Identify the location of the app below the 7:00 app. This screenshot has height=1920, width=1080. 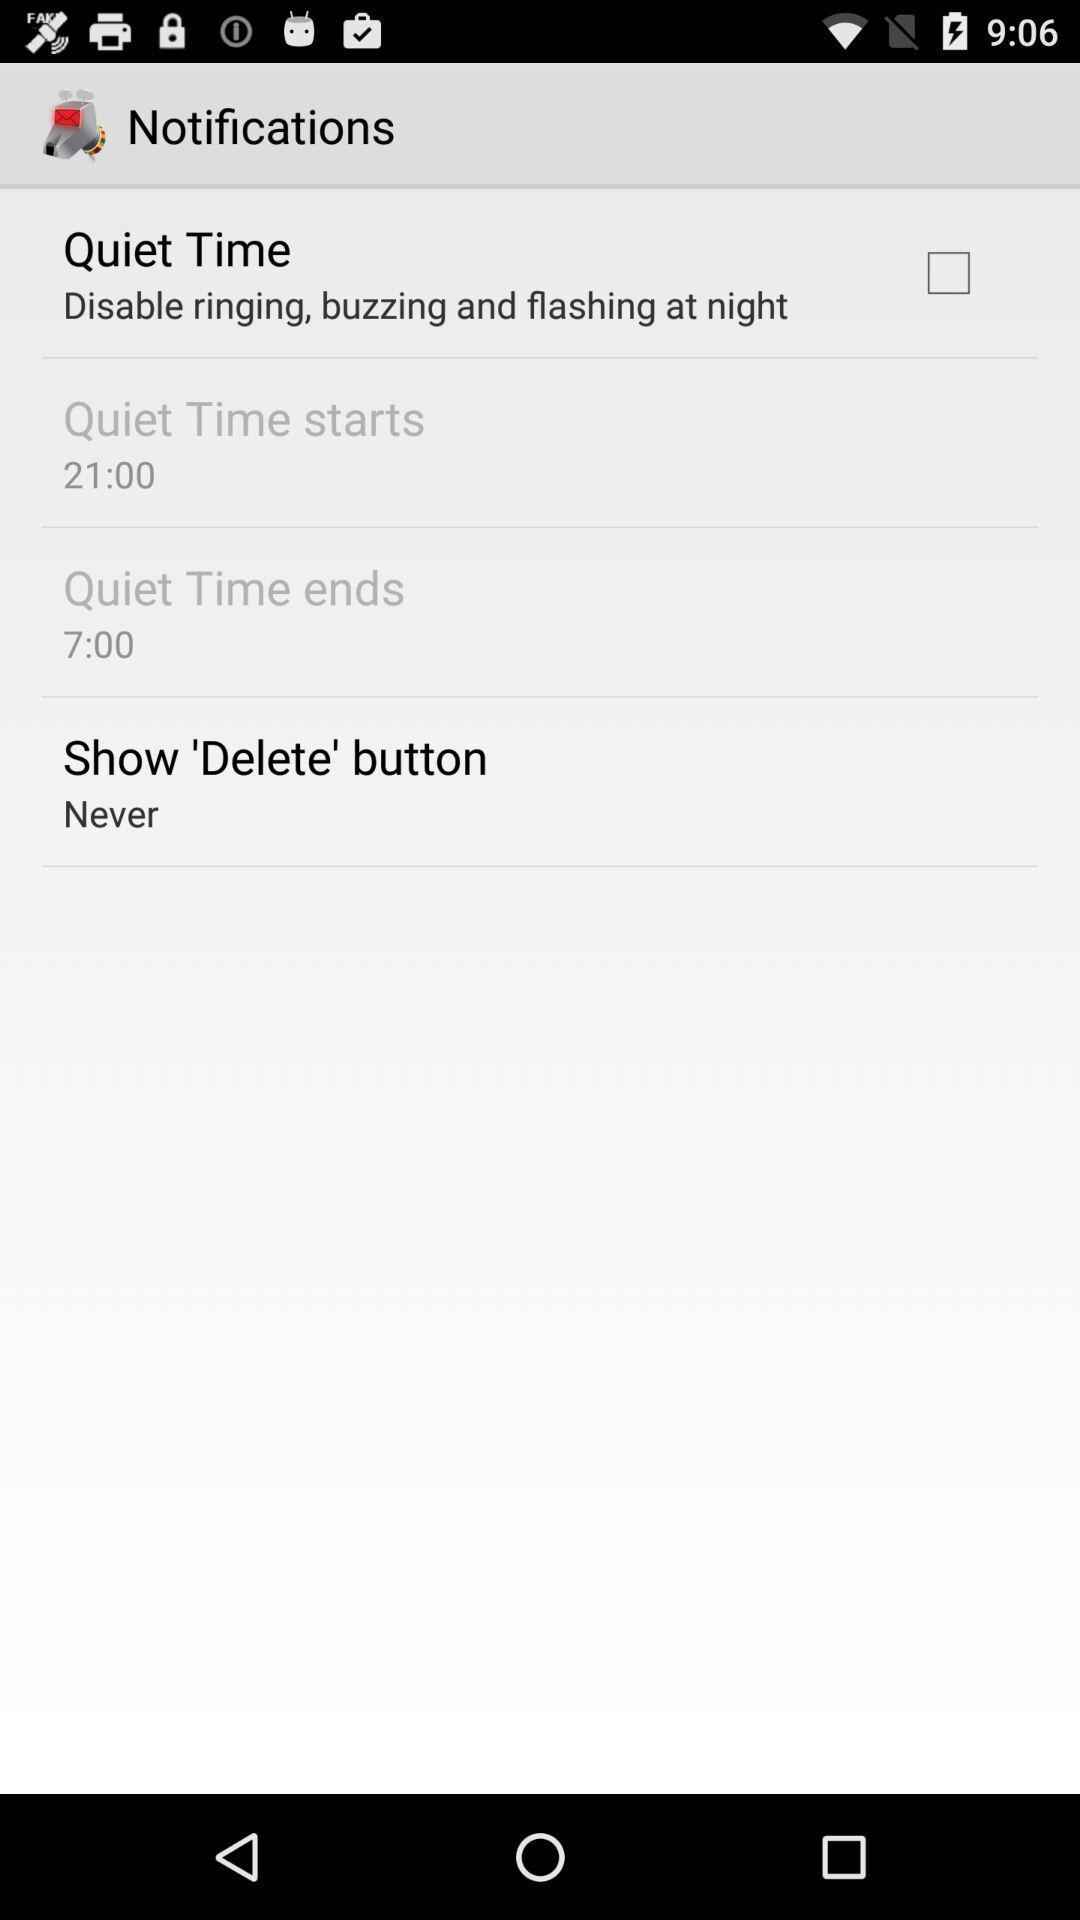
(275, 755).